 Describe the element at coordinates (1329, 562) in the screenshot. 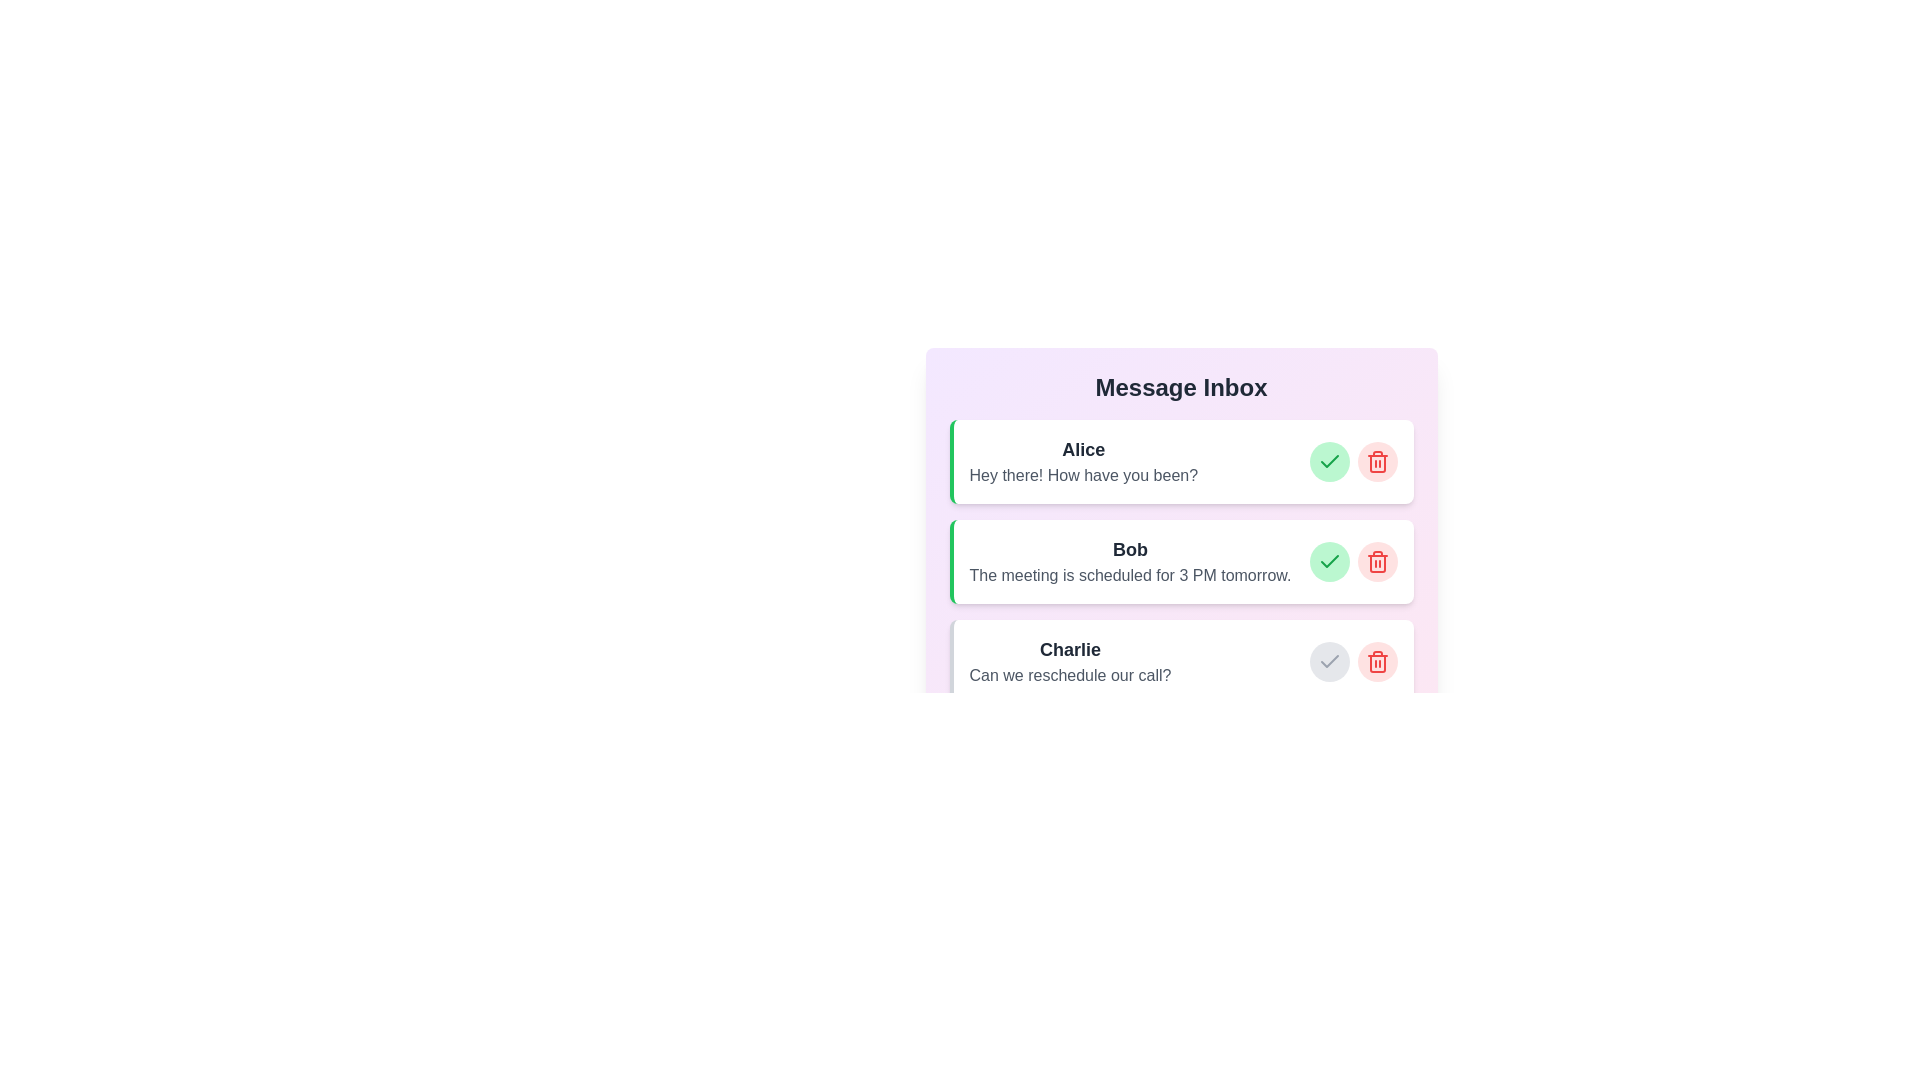

I see `the check button of the message with sender Bob to toggle its status` at that location.